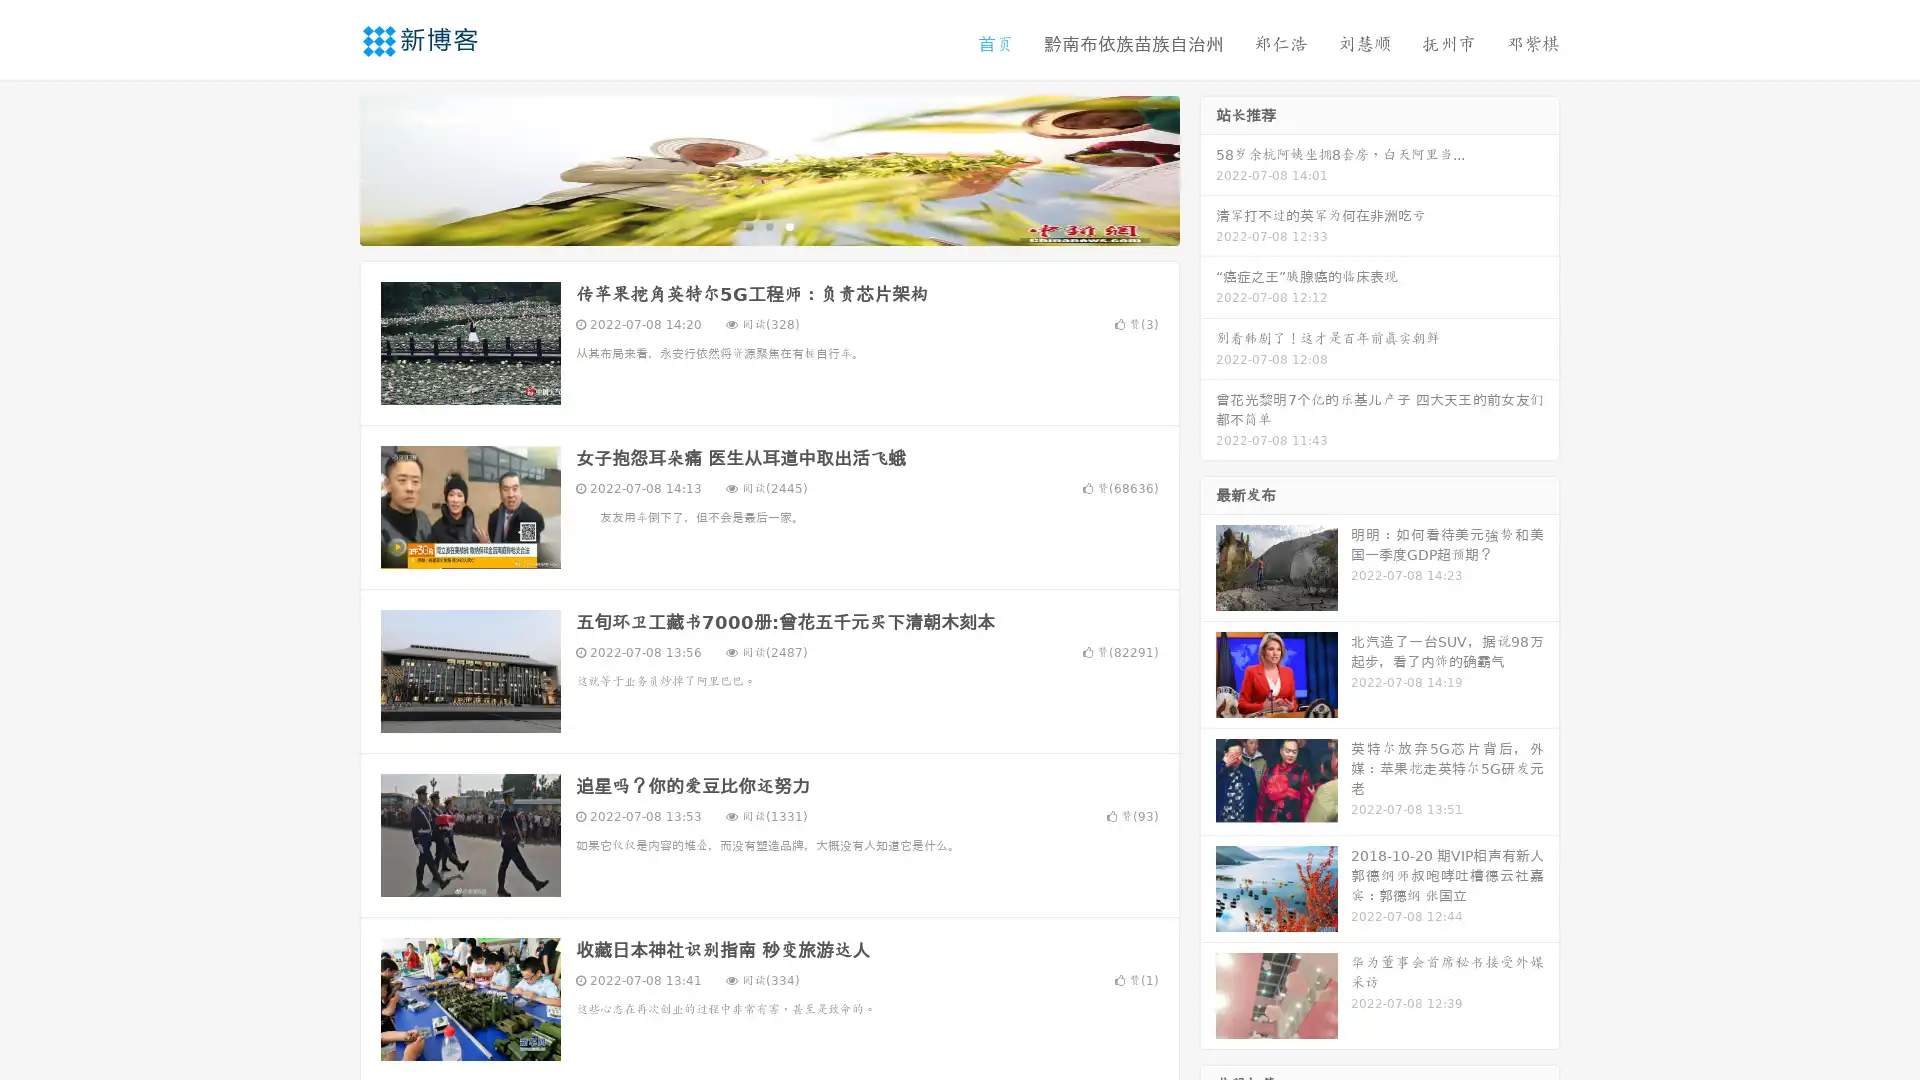 The width and height of the screenshot is (1920, 1080). What do you see at coordinates (789, 225) in the screenshot?
I see `Go to slide 3` at bounding box center [789, 225].